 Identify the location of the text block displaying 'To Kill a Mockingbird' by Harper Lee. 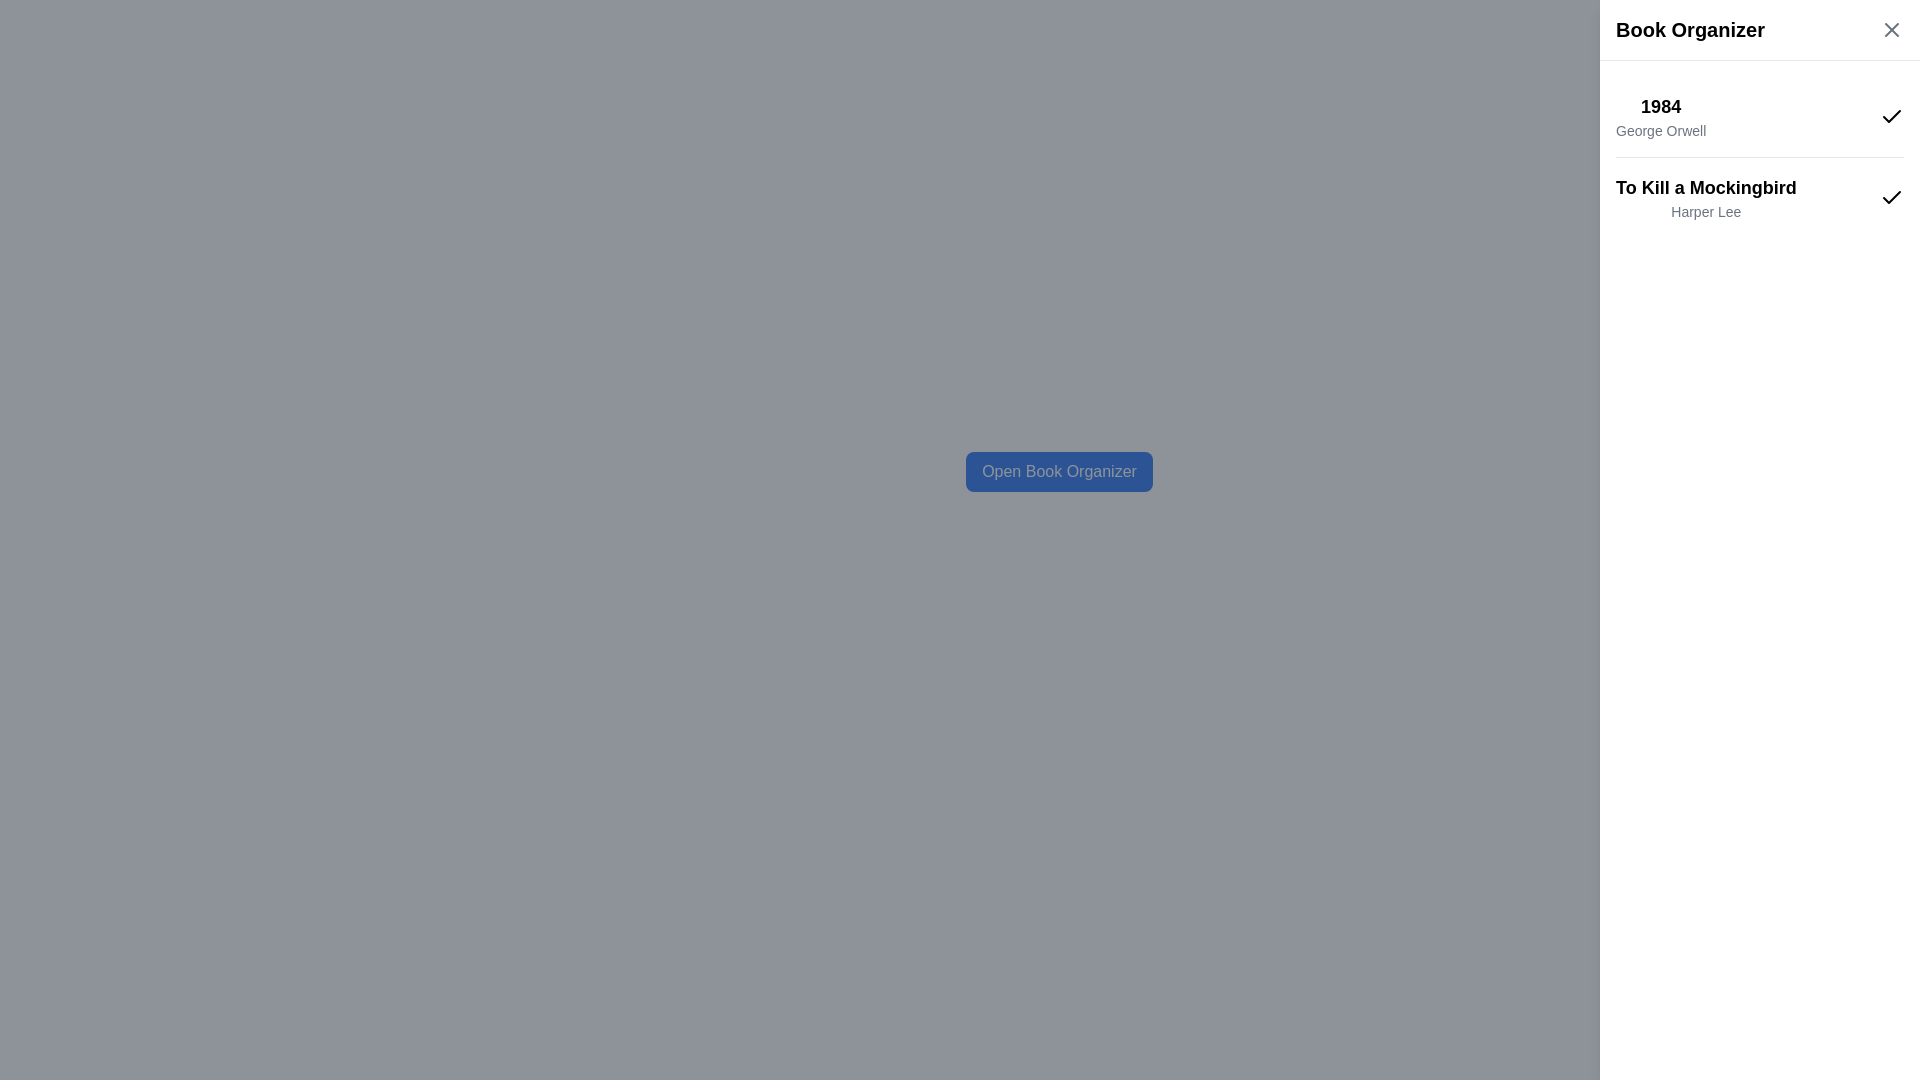
(1705, 197).